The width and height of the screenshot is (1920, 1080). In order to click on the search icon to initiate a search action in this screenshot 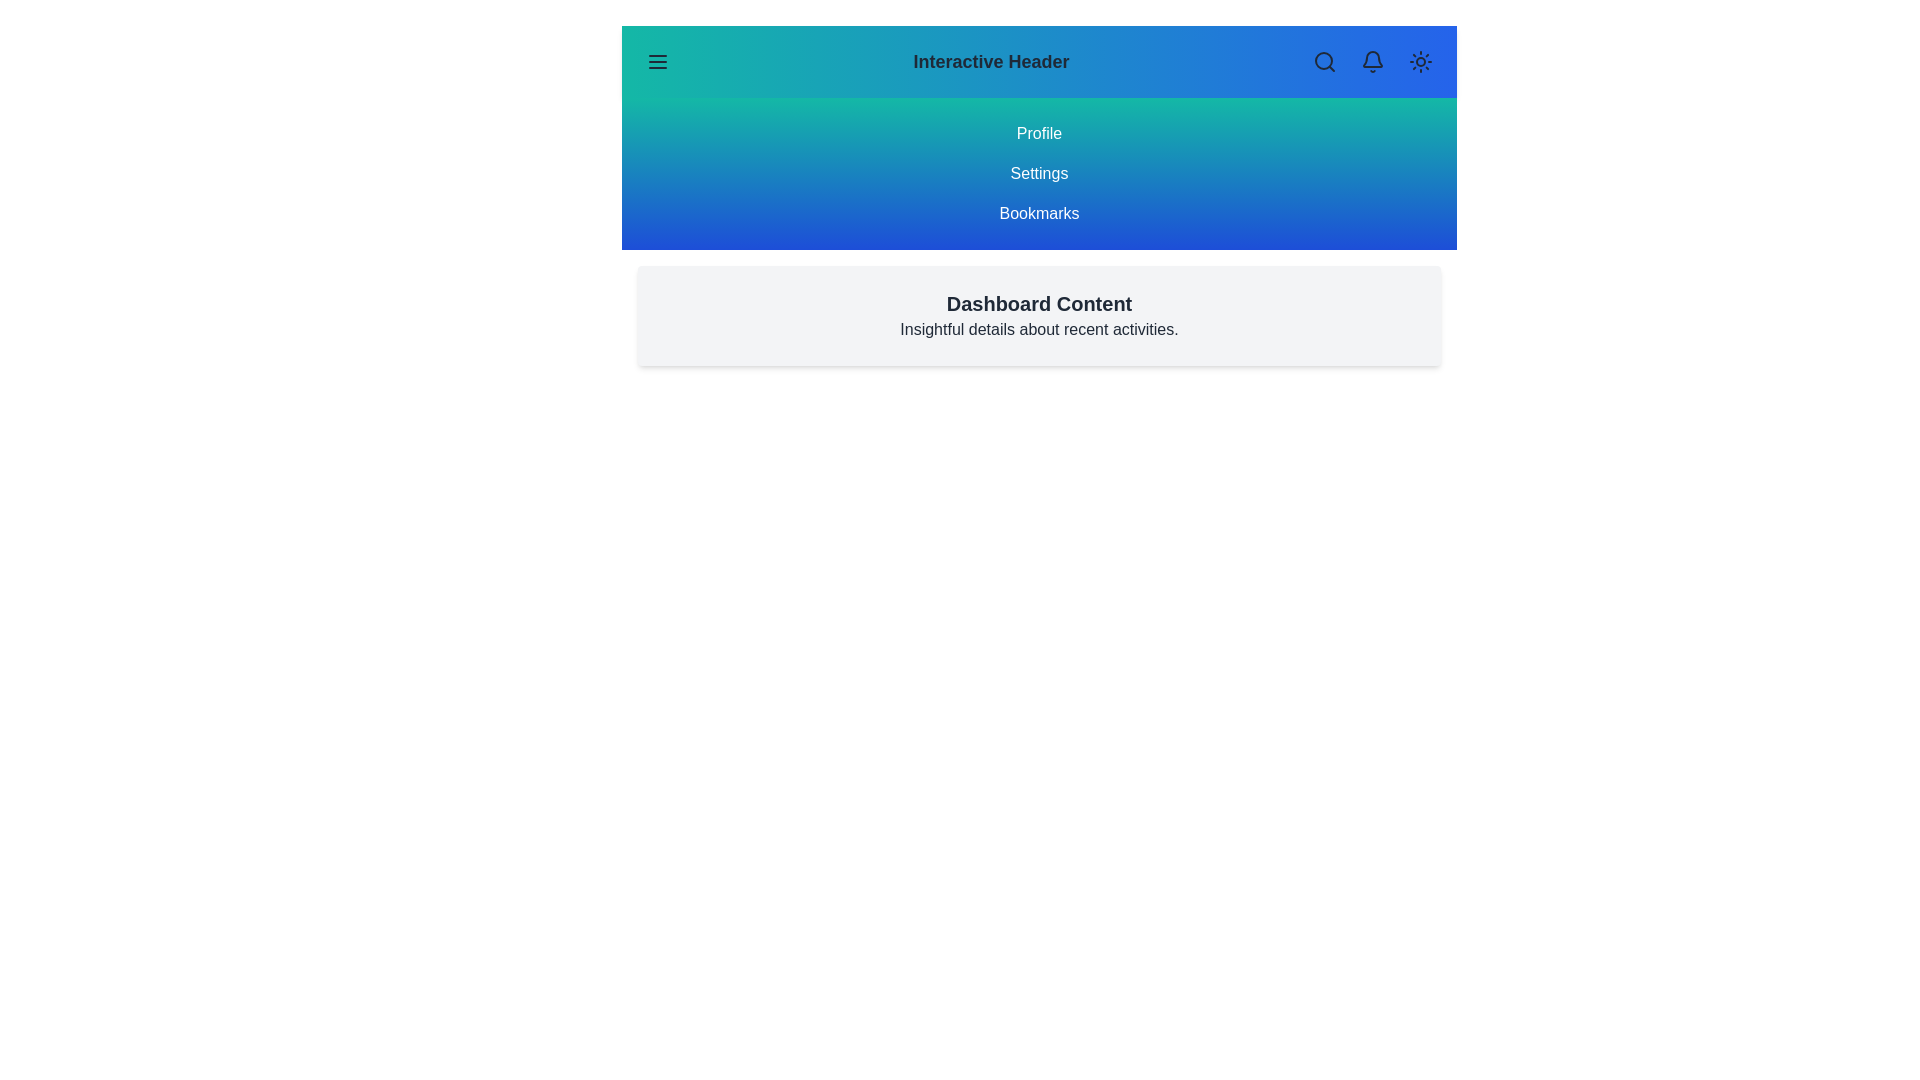, I will do `click(1324, 60)`.